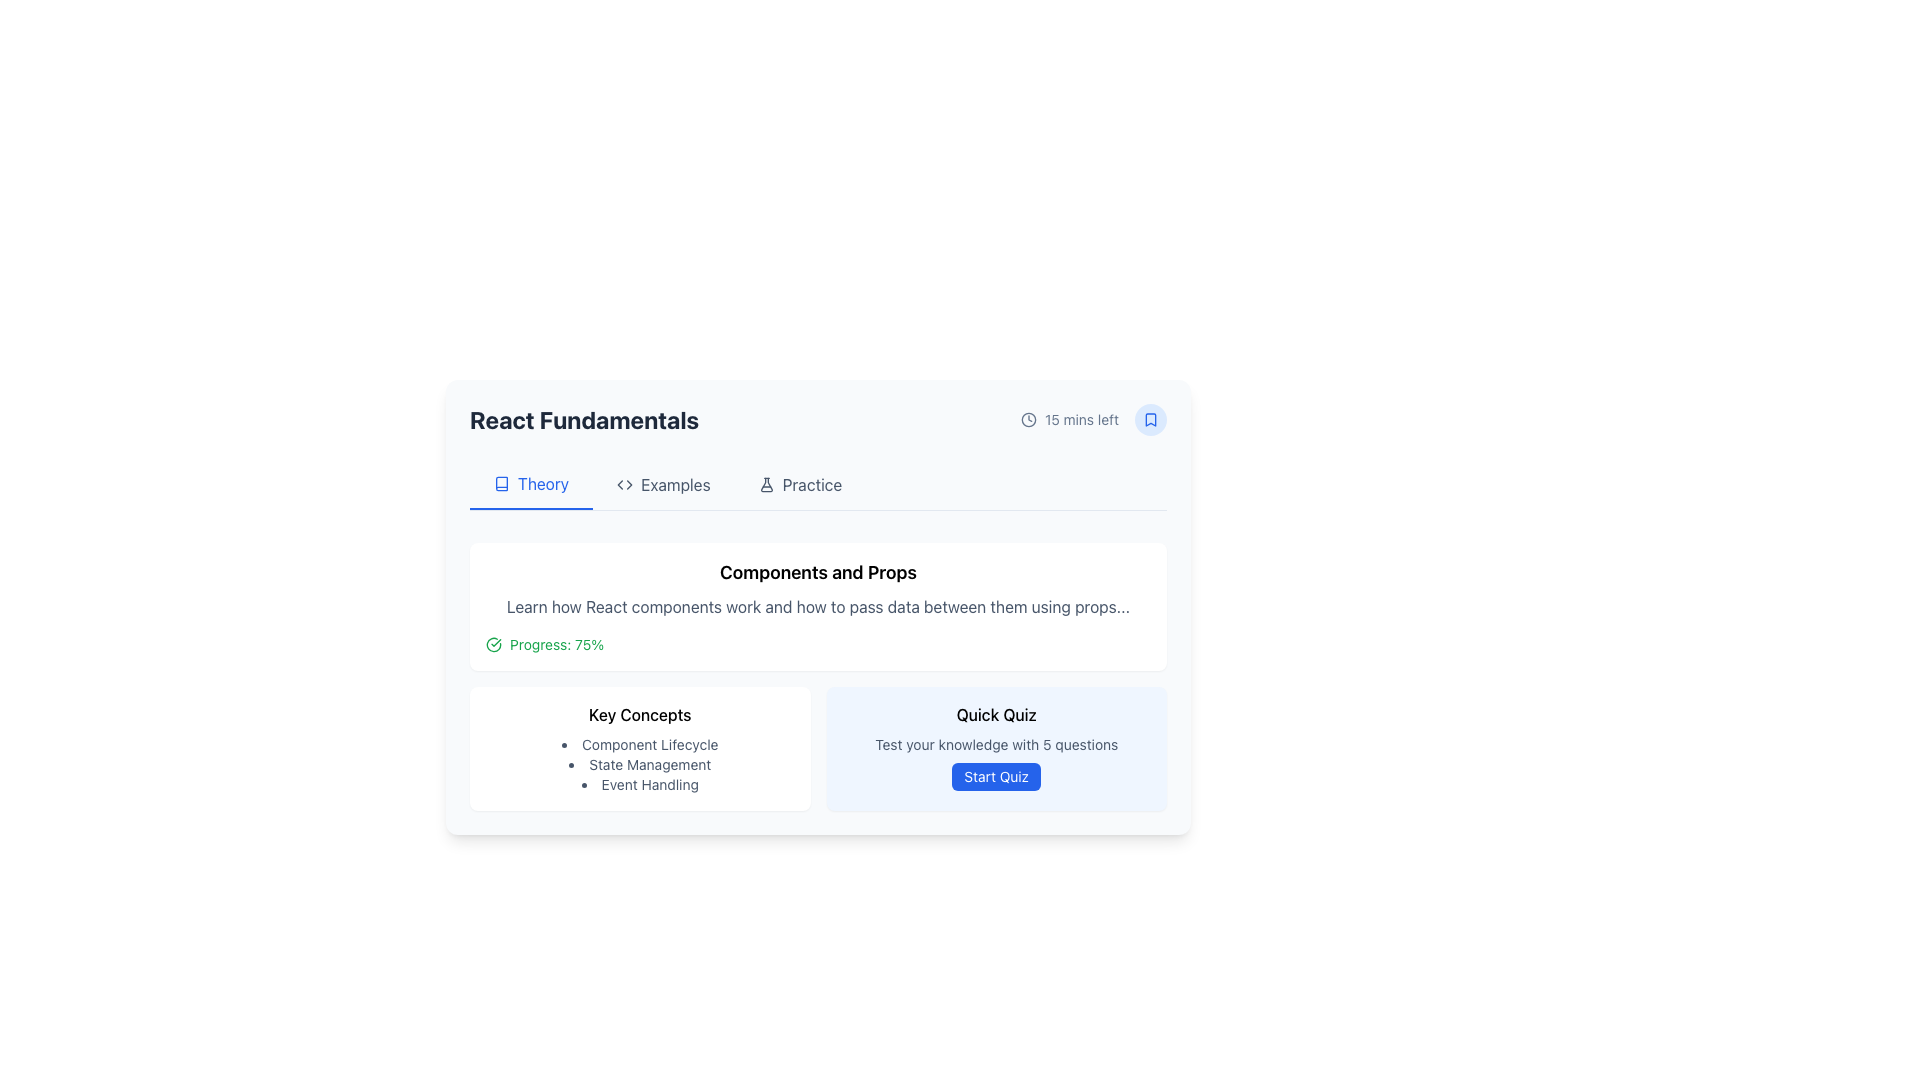 This screenshot has width=1920, height=1080. I want to click on the first text item in the vertical bulleted list labeled 'Component Lifecycle', which is located in the lower half of the interface, so click(640, 744).